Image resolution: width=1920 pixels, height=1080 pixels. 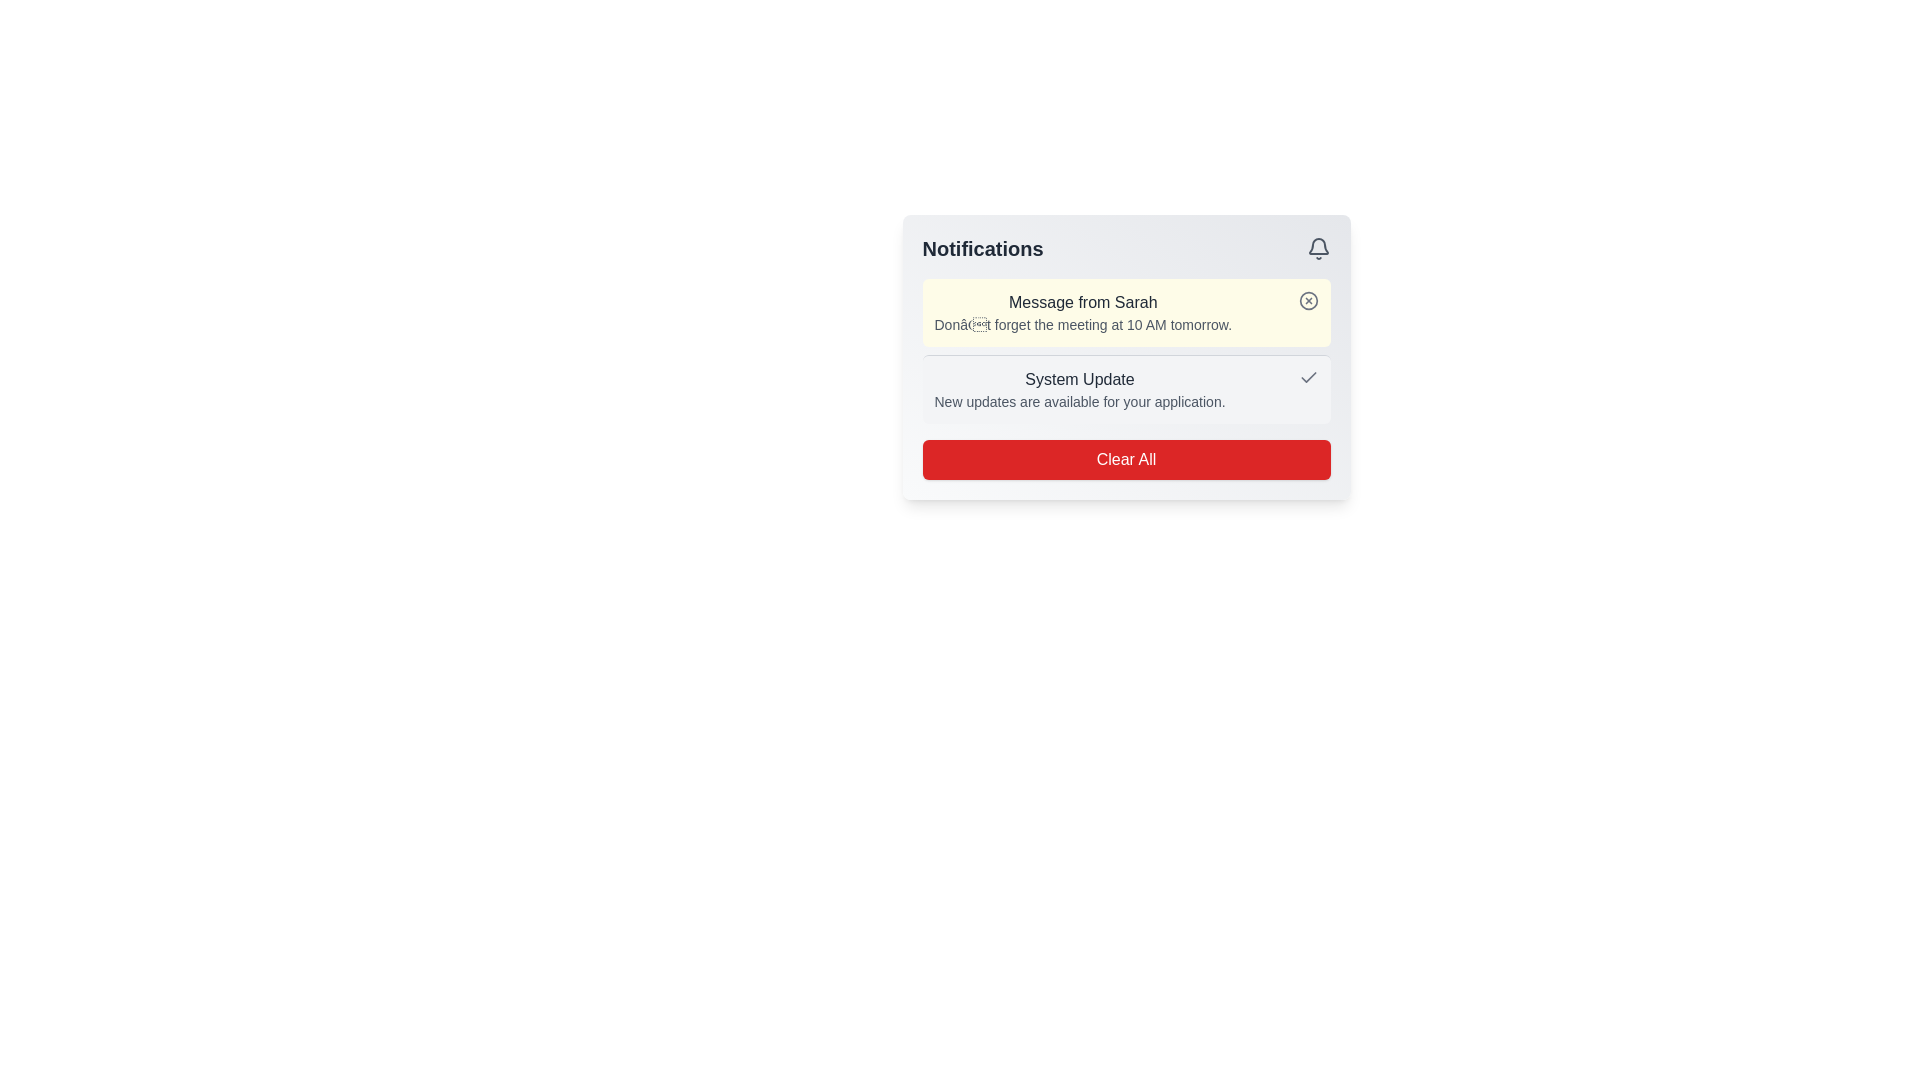 I want to click on the Text Label that informs the user of new updates available for their application, located beneath the 'System Update' label in the notification box, so click(x=1079, y=401).